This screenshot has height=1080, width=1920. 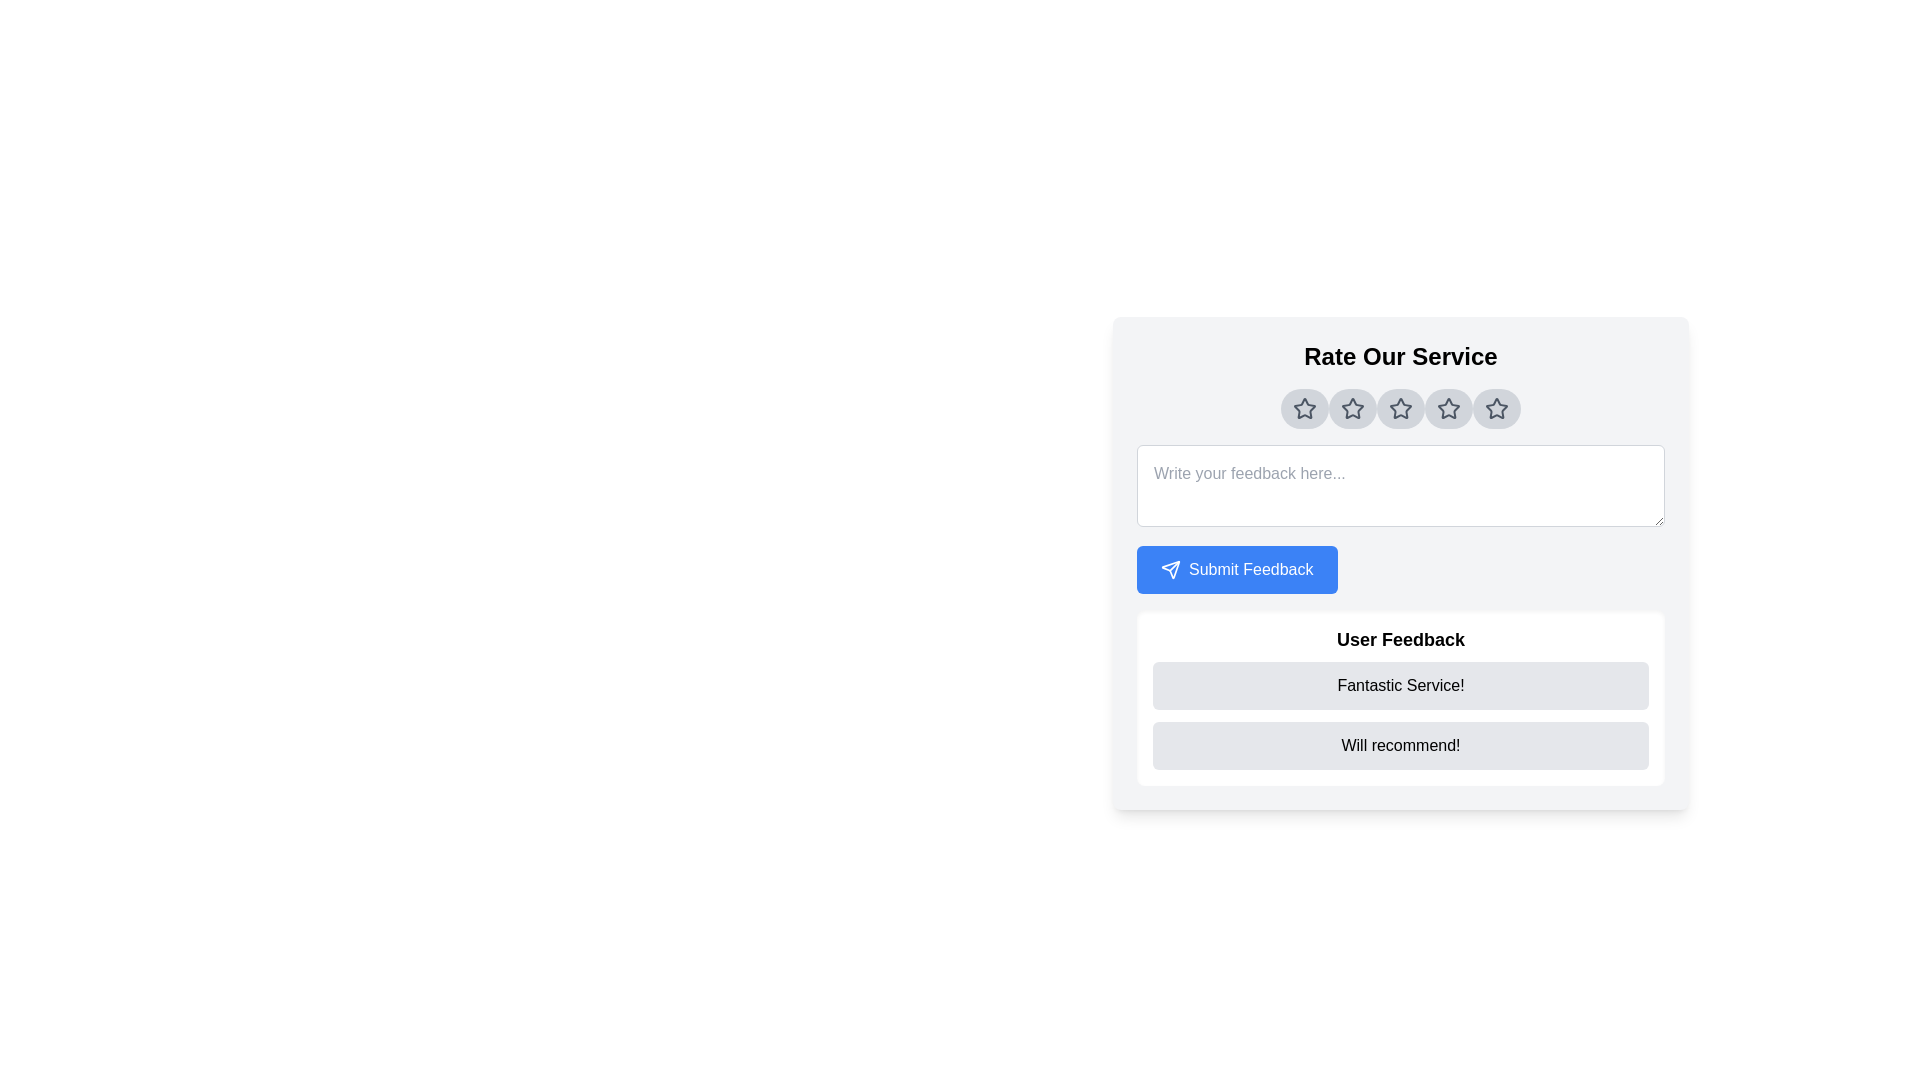 I want to click on the fifth star in the horizontal row of rating stars, so click(x=1448, y=407).